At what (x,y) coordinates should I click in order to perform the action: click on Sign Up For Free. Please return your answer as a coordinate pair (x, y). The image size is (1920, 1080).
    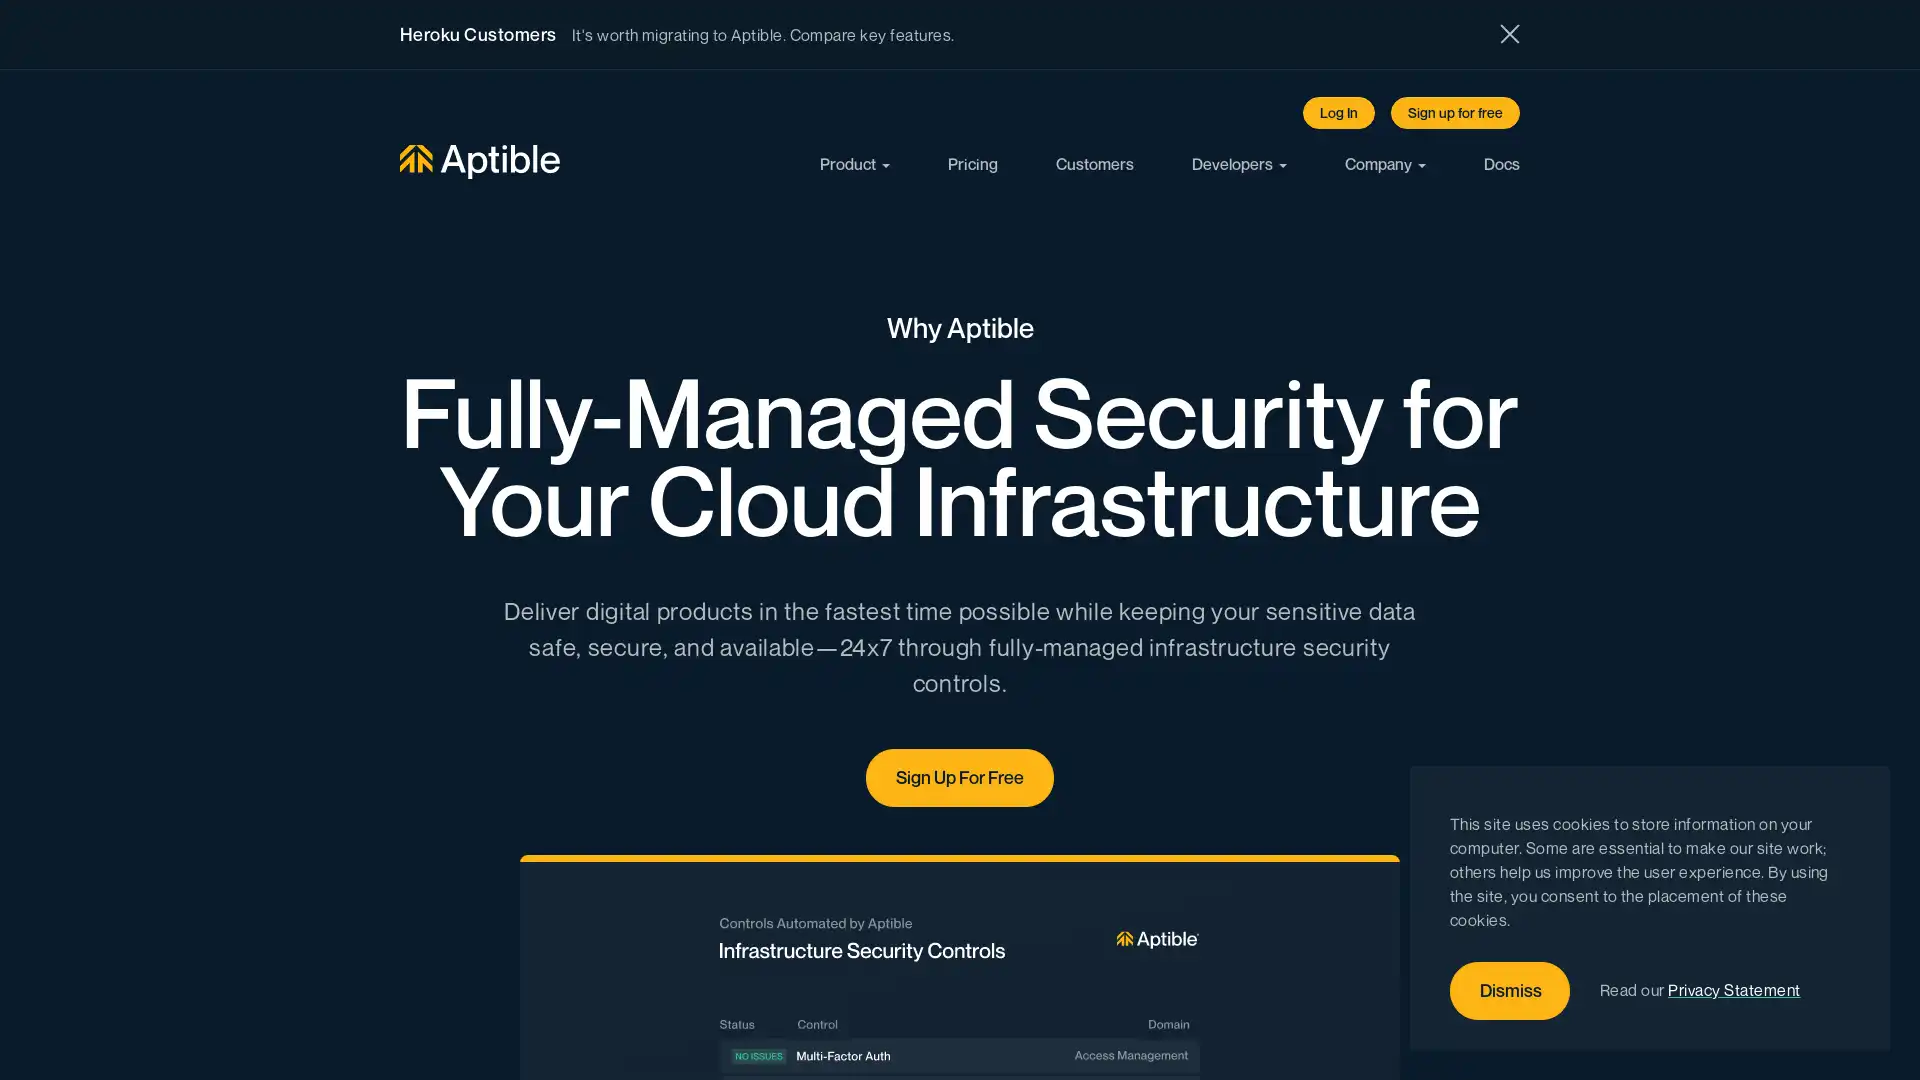
    Looking at the image, I should click on (960, 776).